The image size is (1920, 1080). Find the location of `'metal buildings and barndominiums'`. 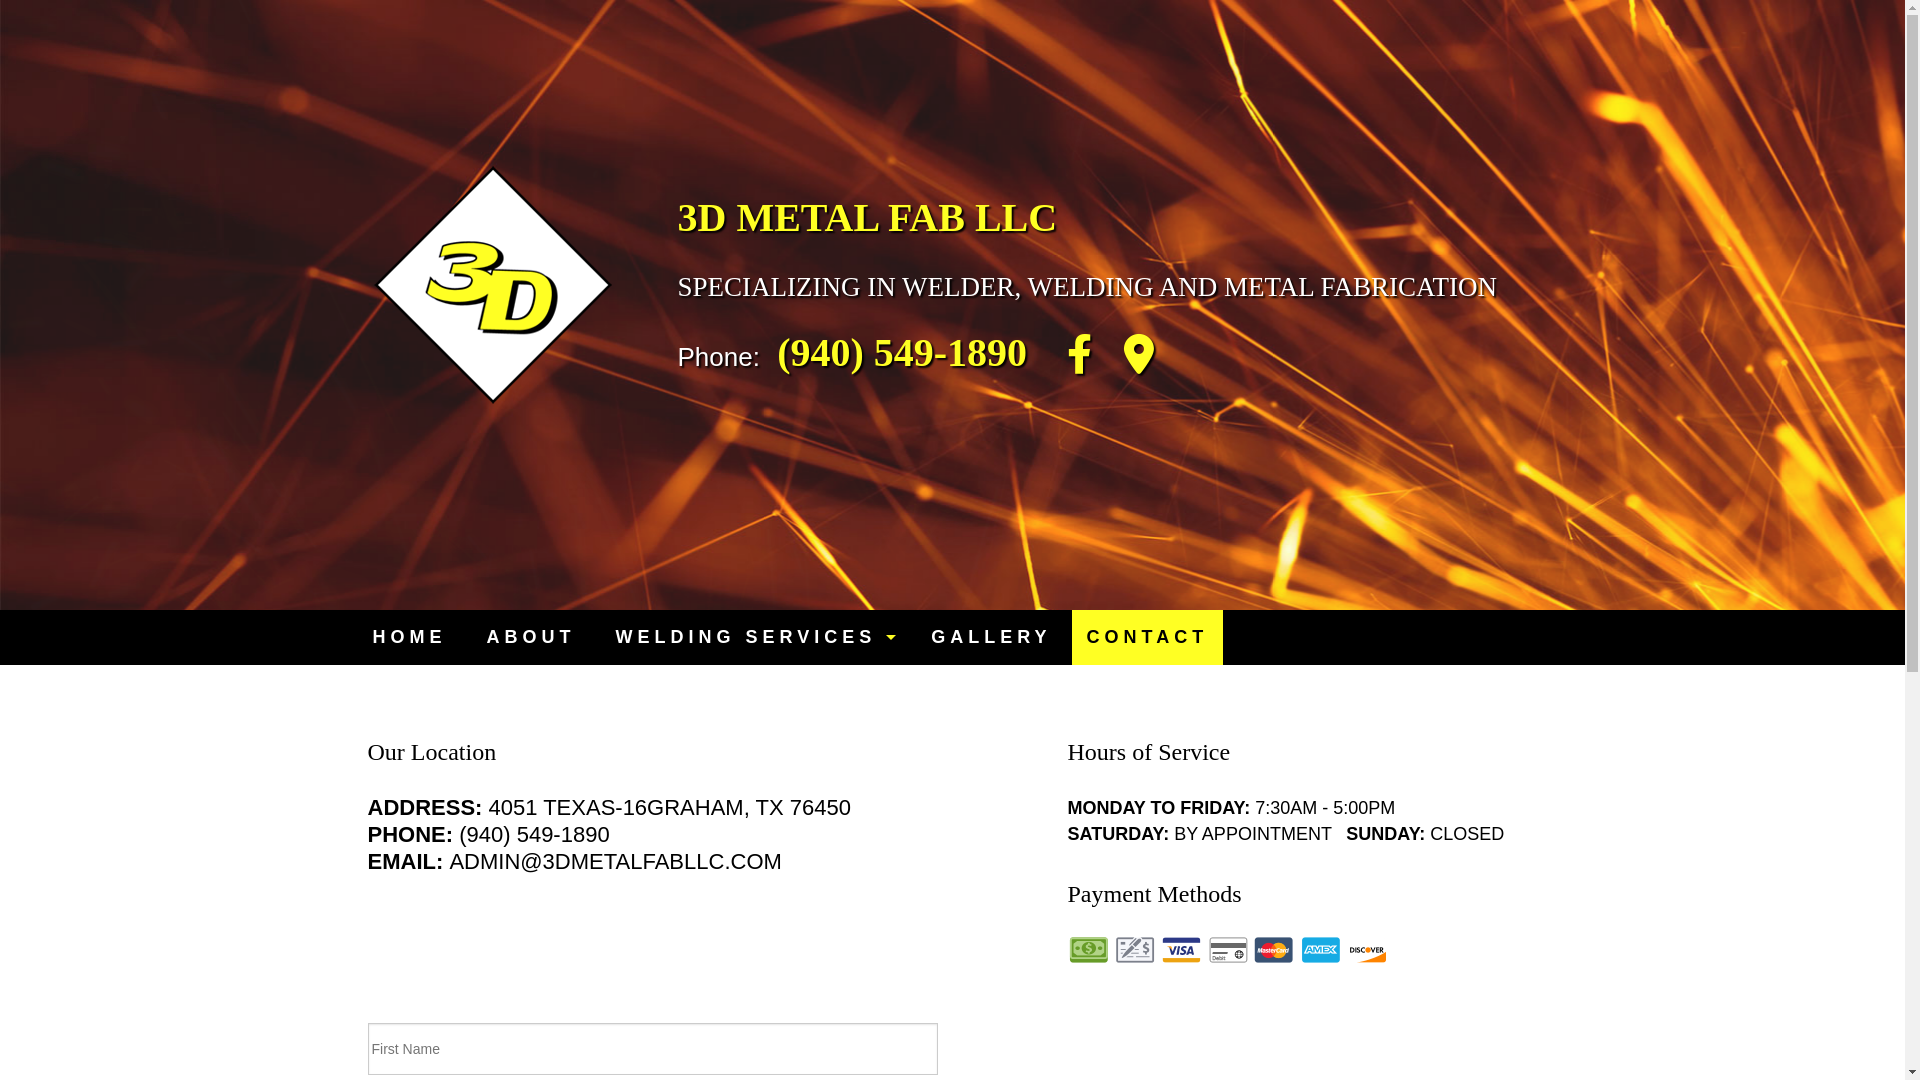

'metal buildings and barndominiums' is located at coordinates (752, 725).